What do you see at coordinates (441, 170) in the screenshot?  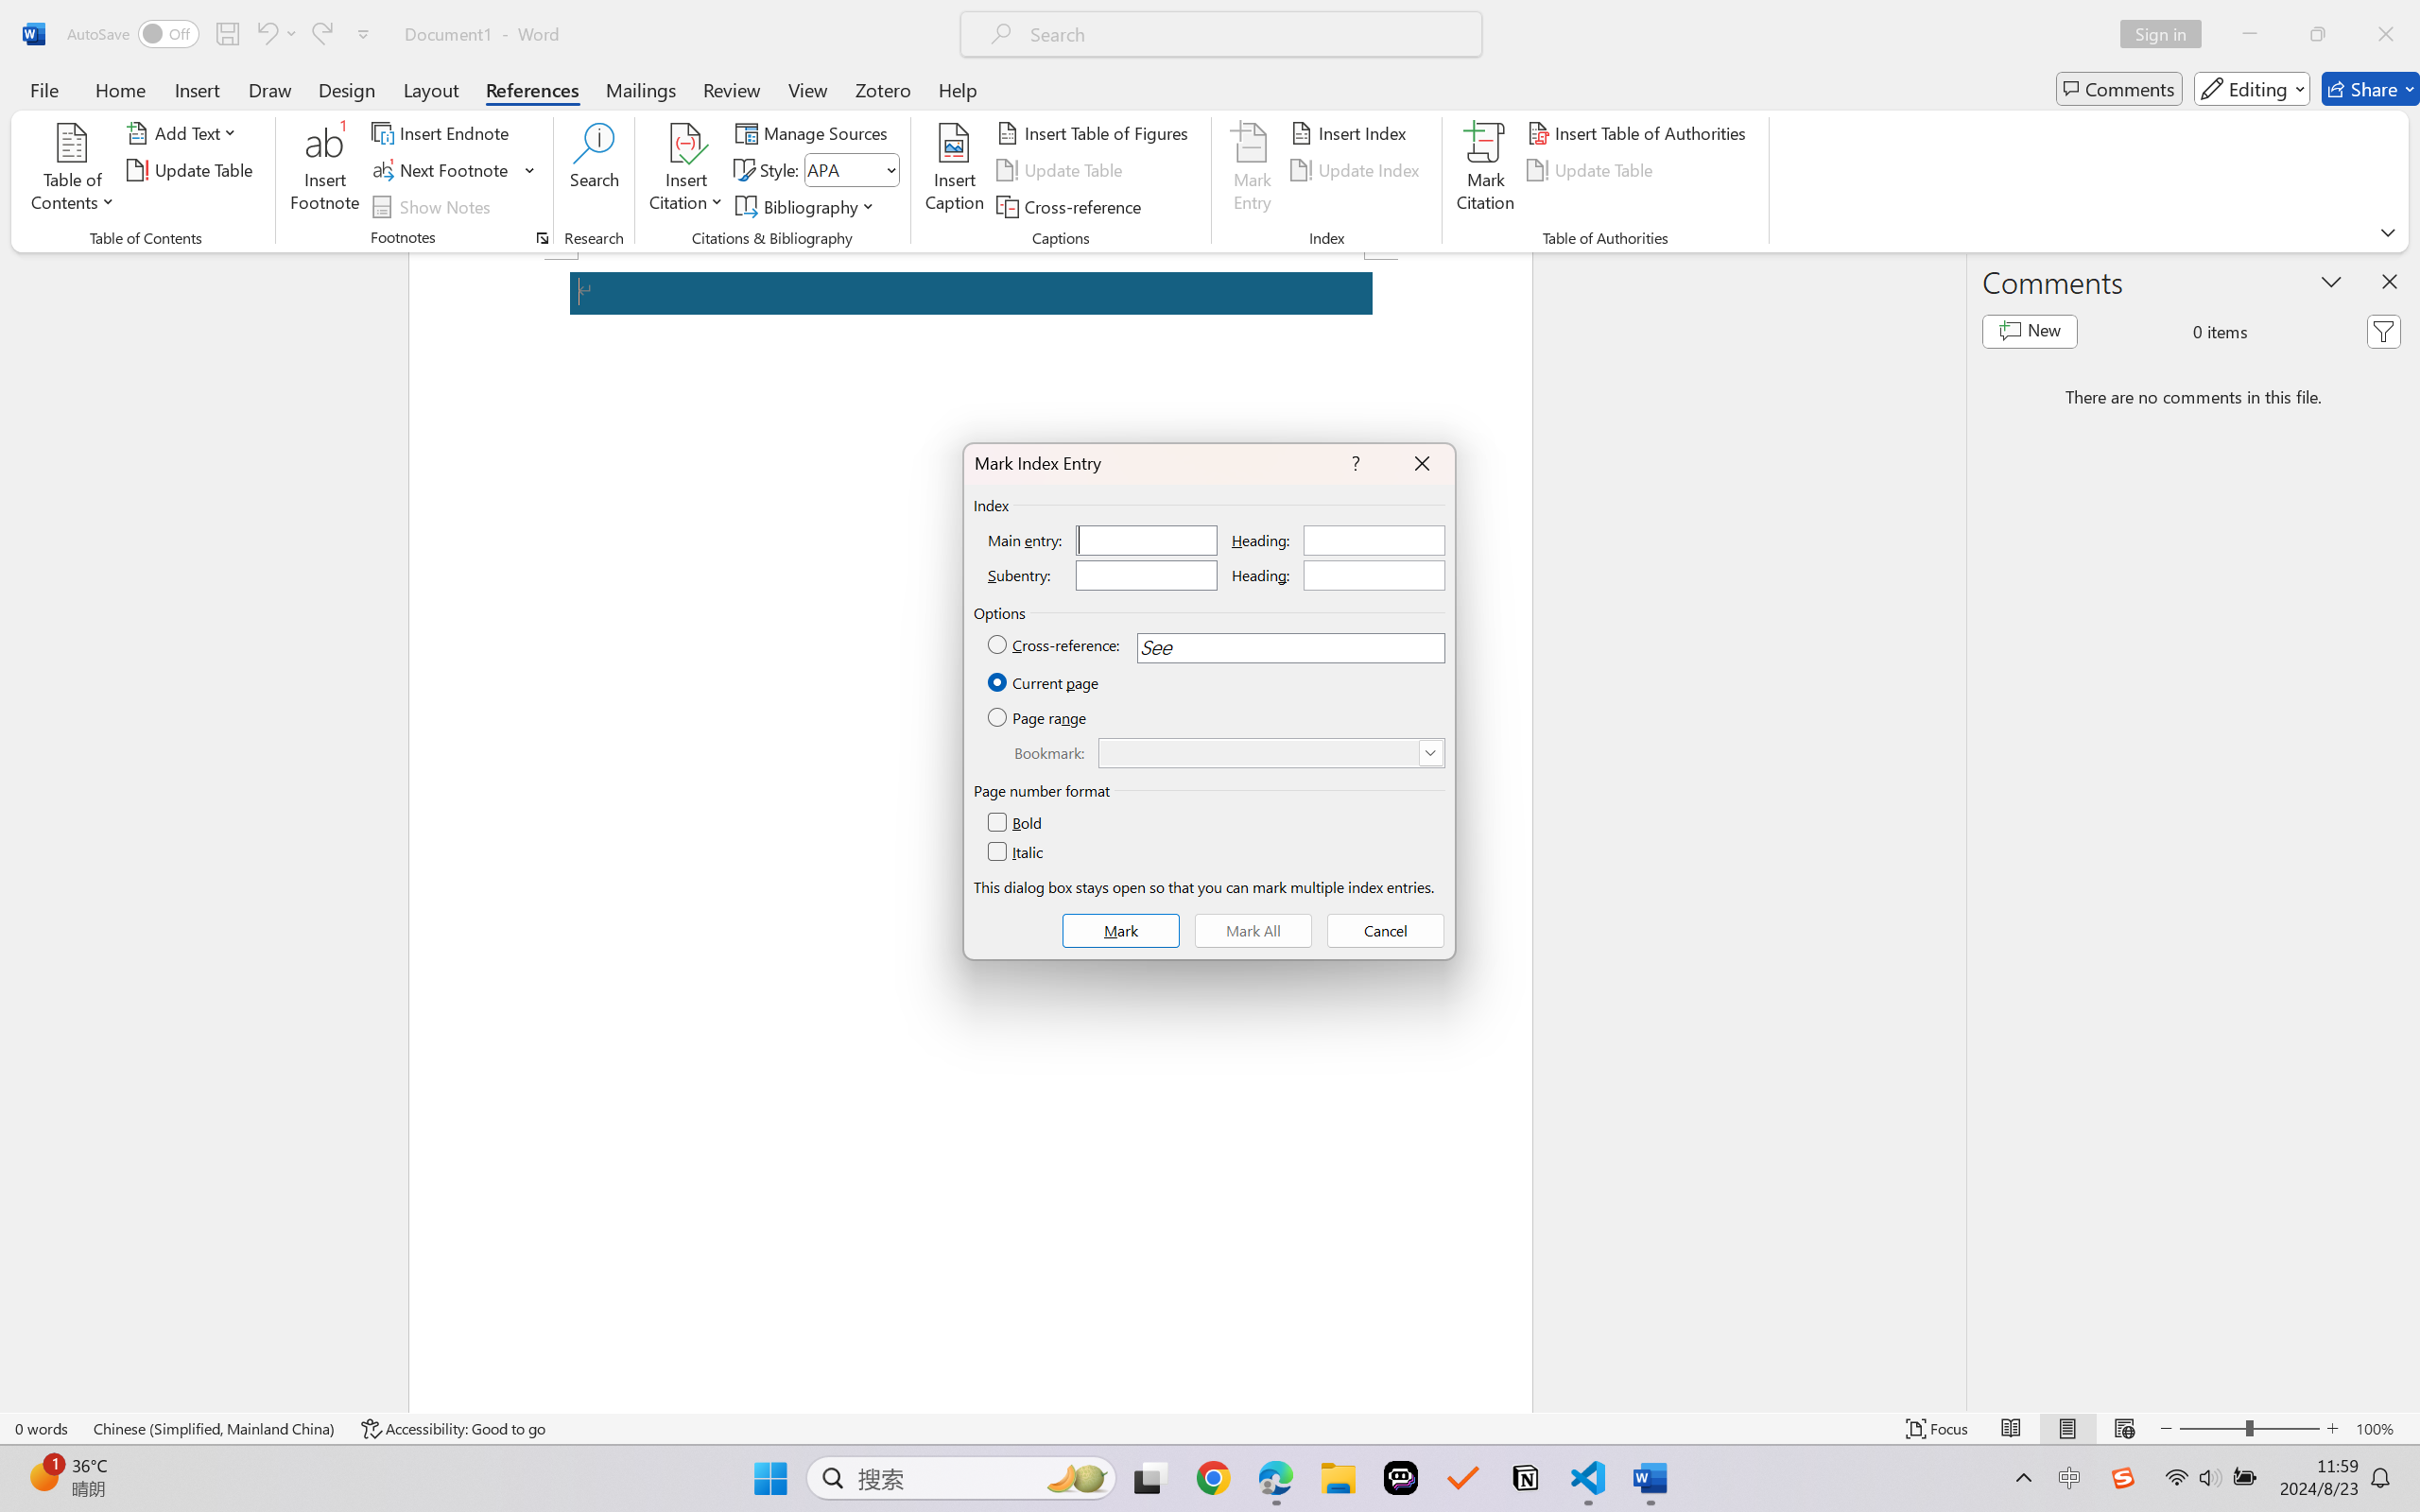 I see `'Next Footnote'` at bounding box center [441, 170].